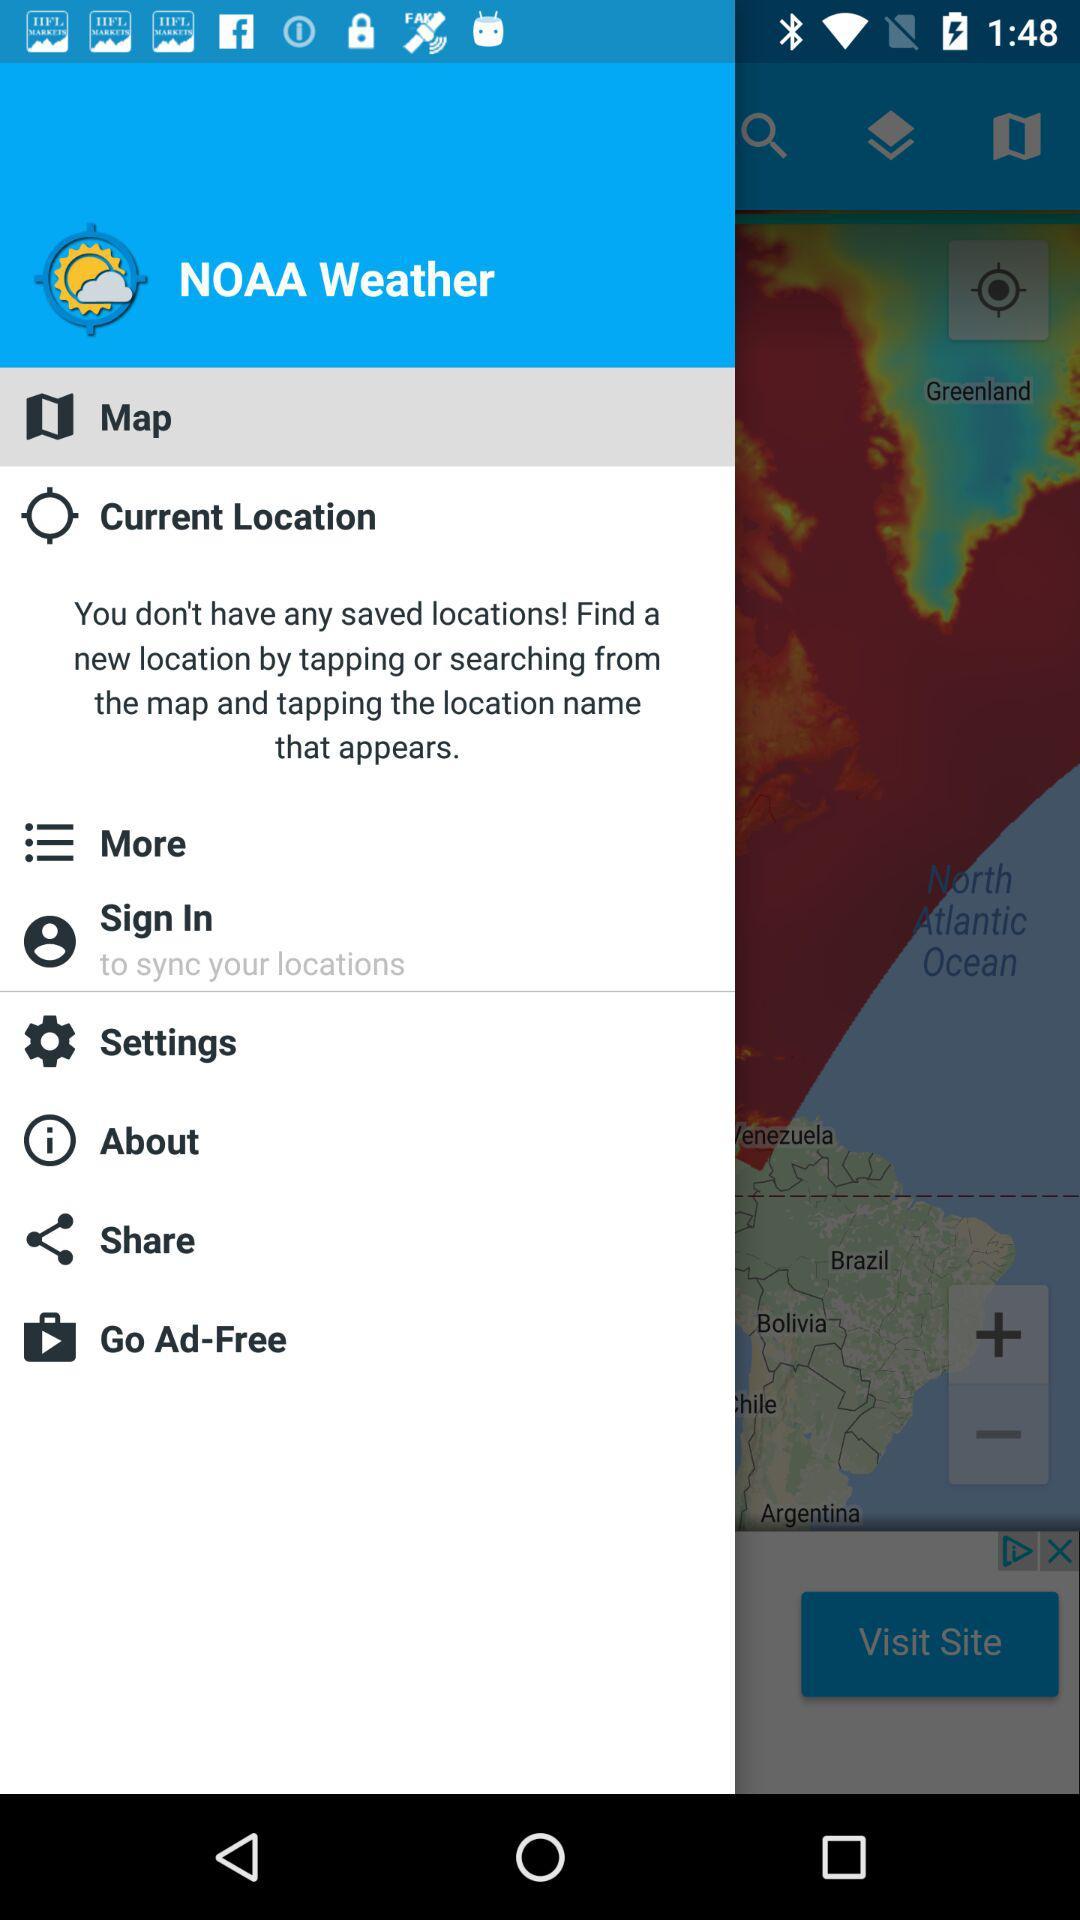  I want to click on the add icon, so click(998, 1332).